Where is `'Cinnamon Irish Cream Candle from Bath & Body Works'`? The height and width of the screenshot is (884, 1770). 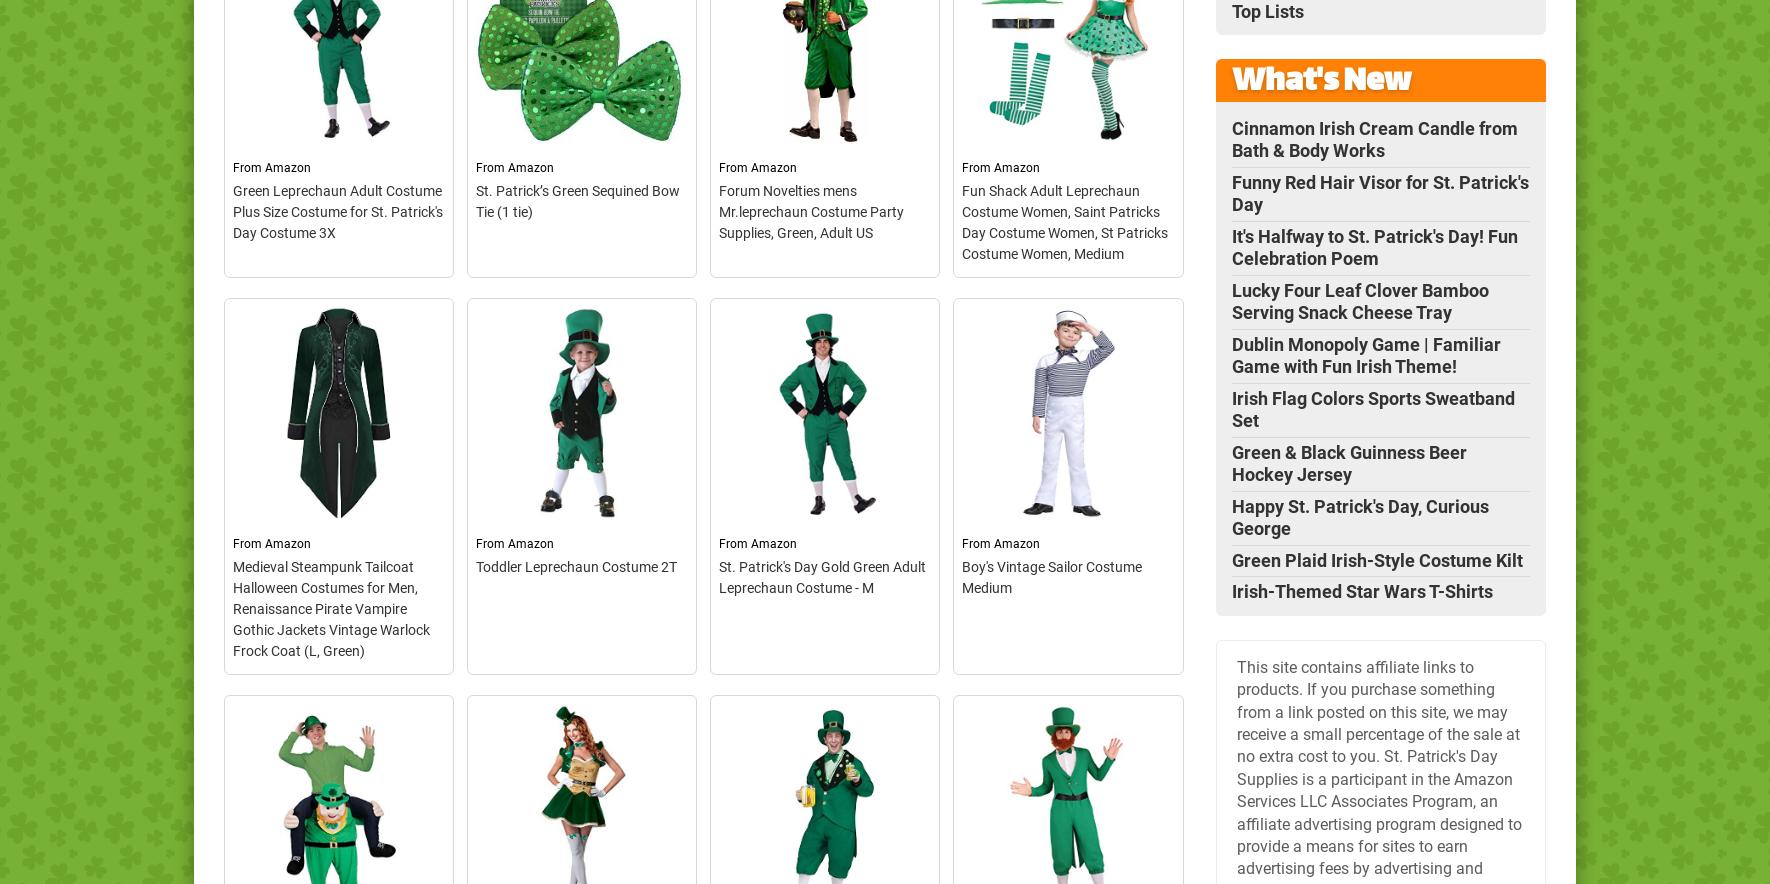
'Cinnamon Irish Cream Candle from Bath & Body Works' is located at coordinates (1374, 137).